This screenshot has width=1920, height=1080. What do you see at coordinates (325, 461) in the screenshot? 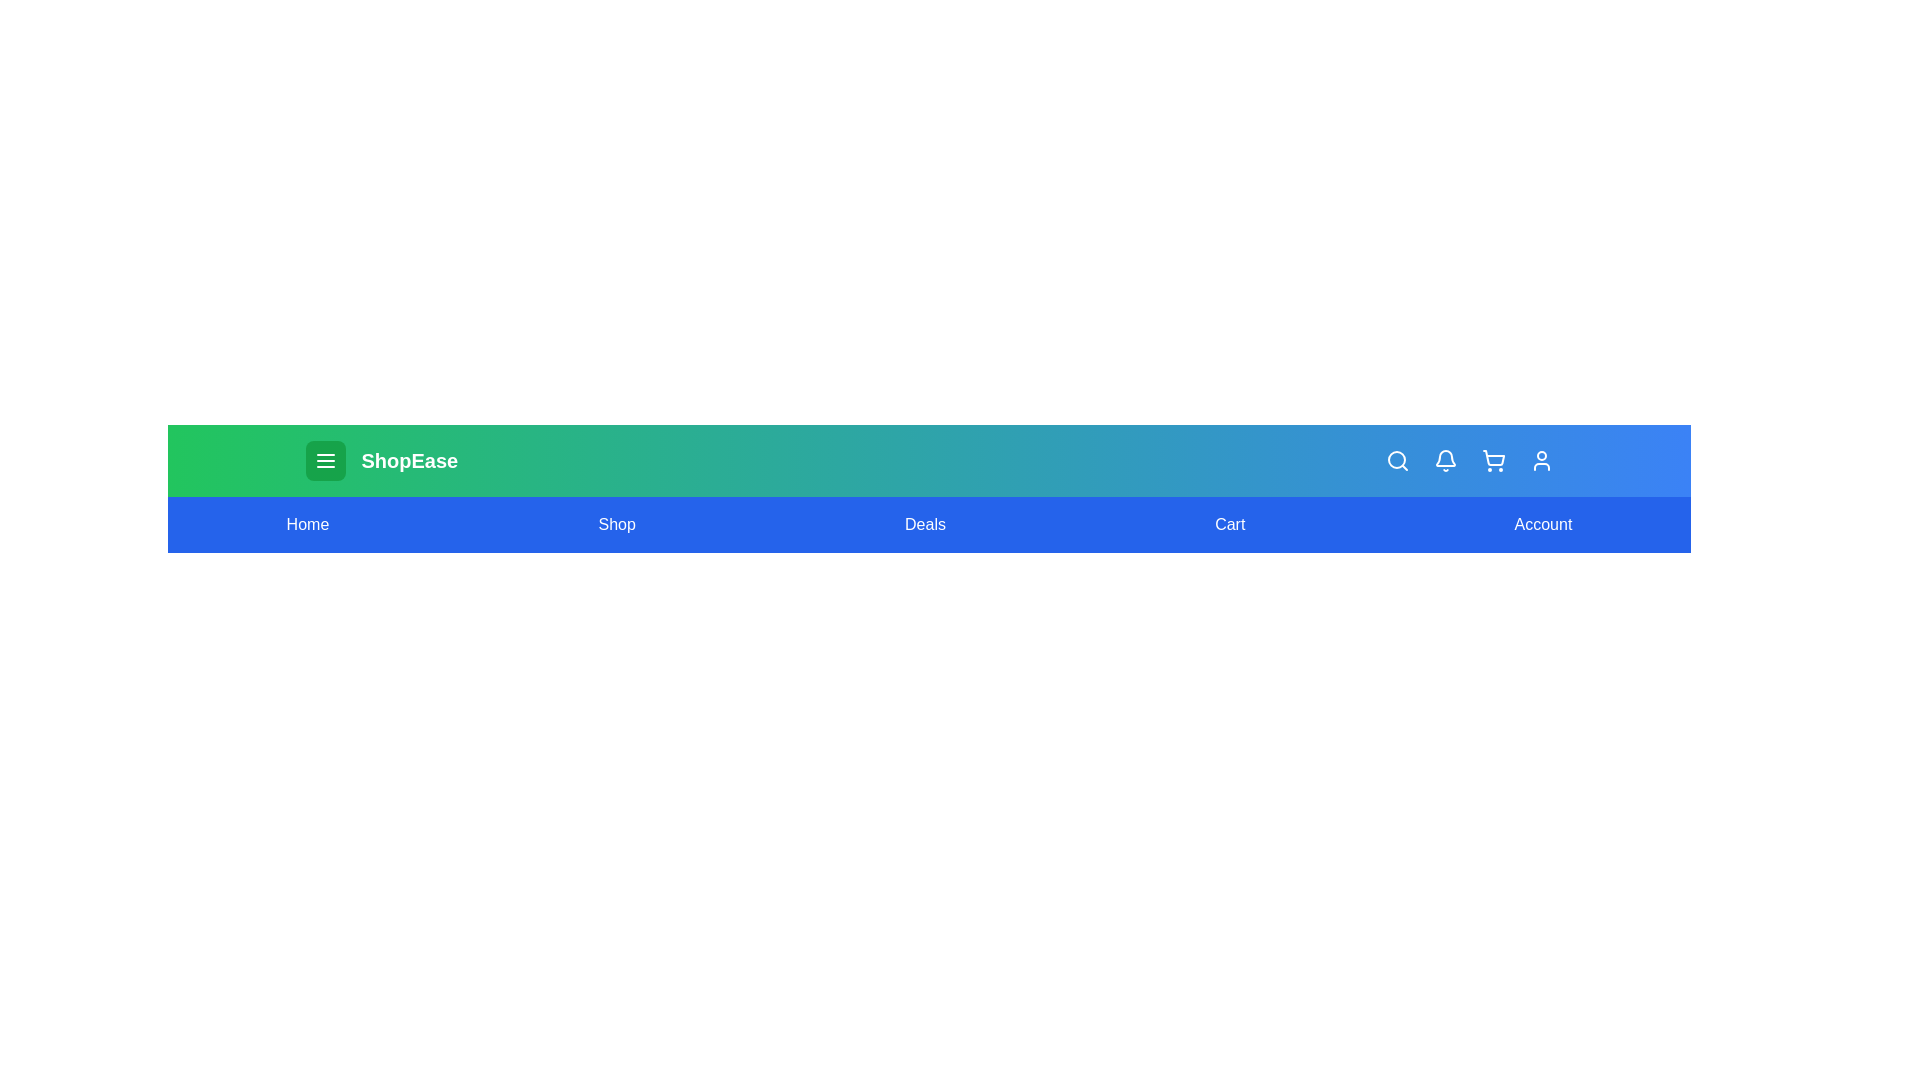
I see `menu button to toggle the navigation menu` at bounding box center [325, 461].